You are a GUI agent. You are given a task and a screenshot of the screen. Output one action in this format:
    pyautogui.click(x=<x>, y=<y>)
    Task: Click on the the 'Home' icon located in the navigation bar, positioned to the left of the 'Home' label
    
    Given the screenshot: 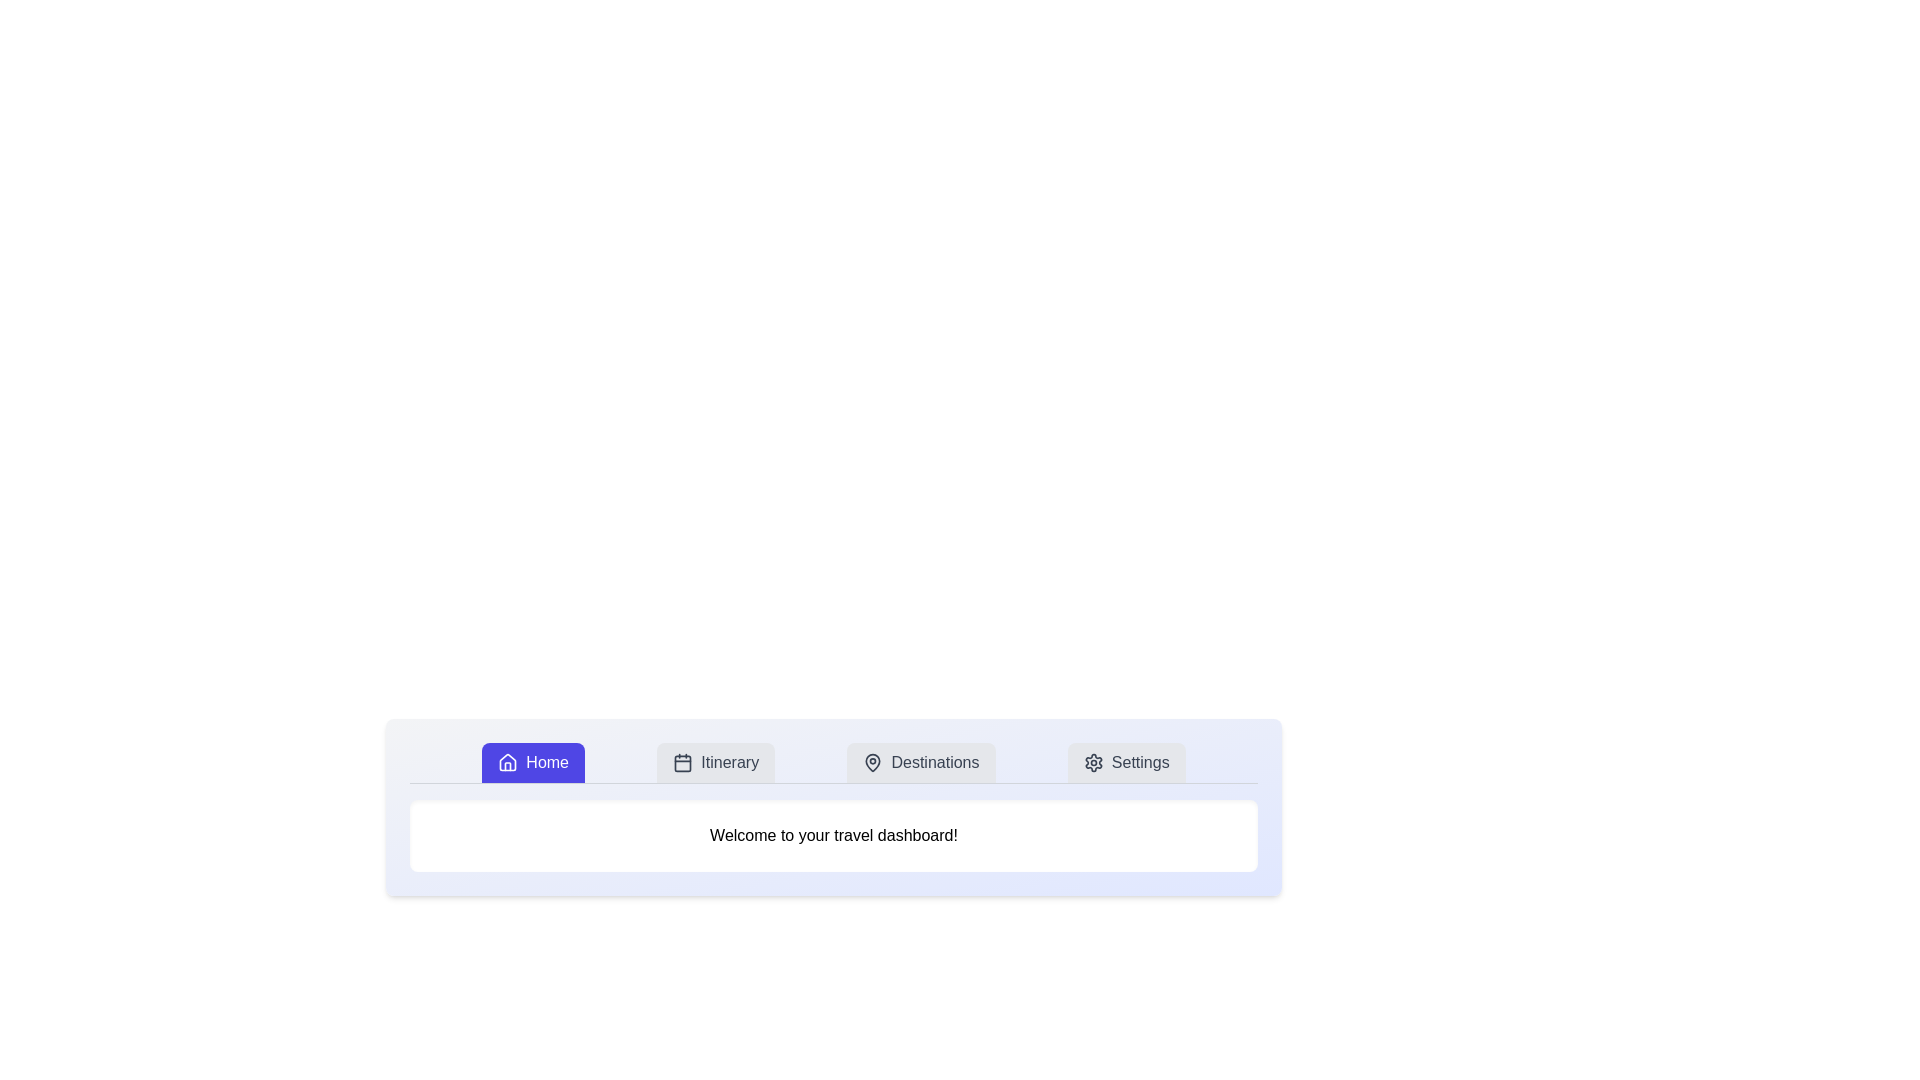 What is the action you would take?
    pyautogui.click(x=508, y=763)
    